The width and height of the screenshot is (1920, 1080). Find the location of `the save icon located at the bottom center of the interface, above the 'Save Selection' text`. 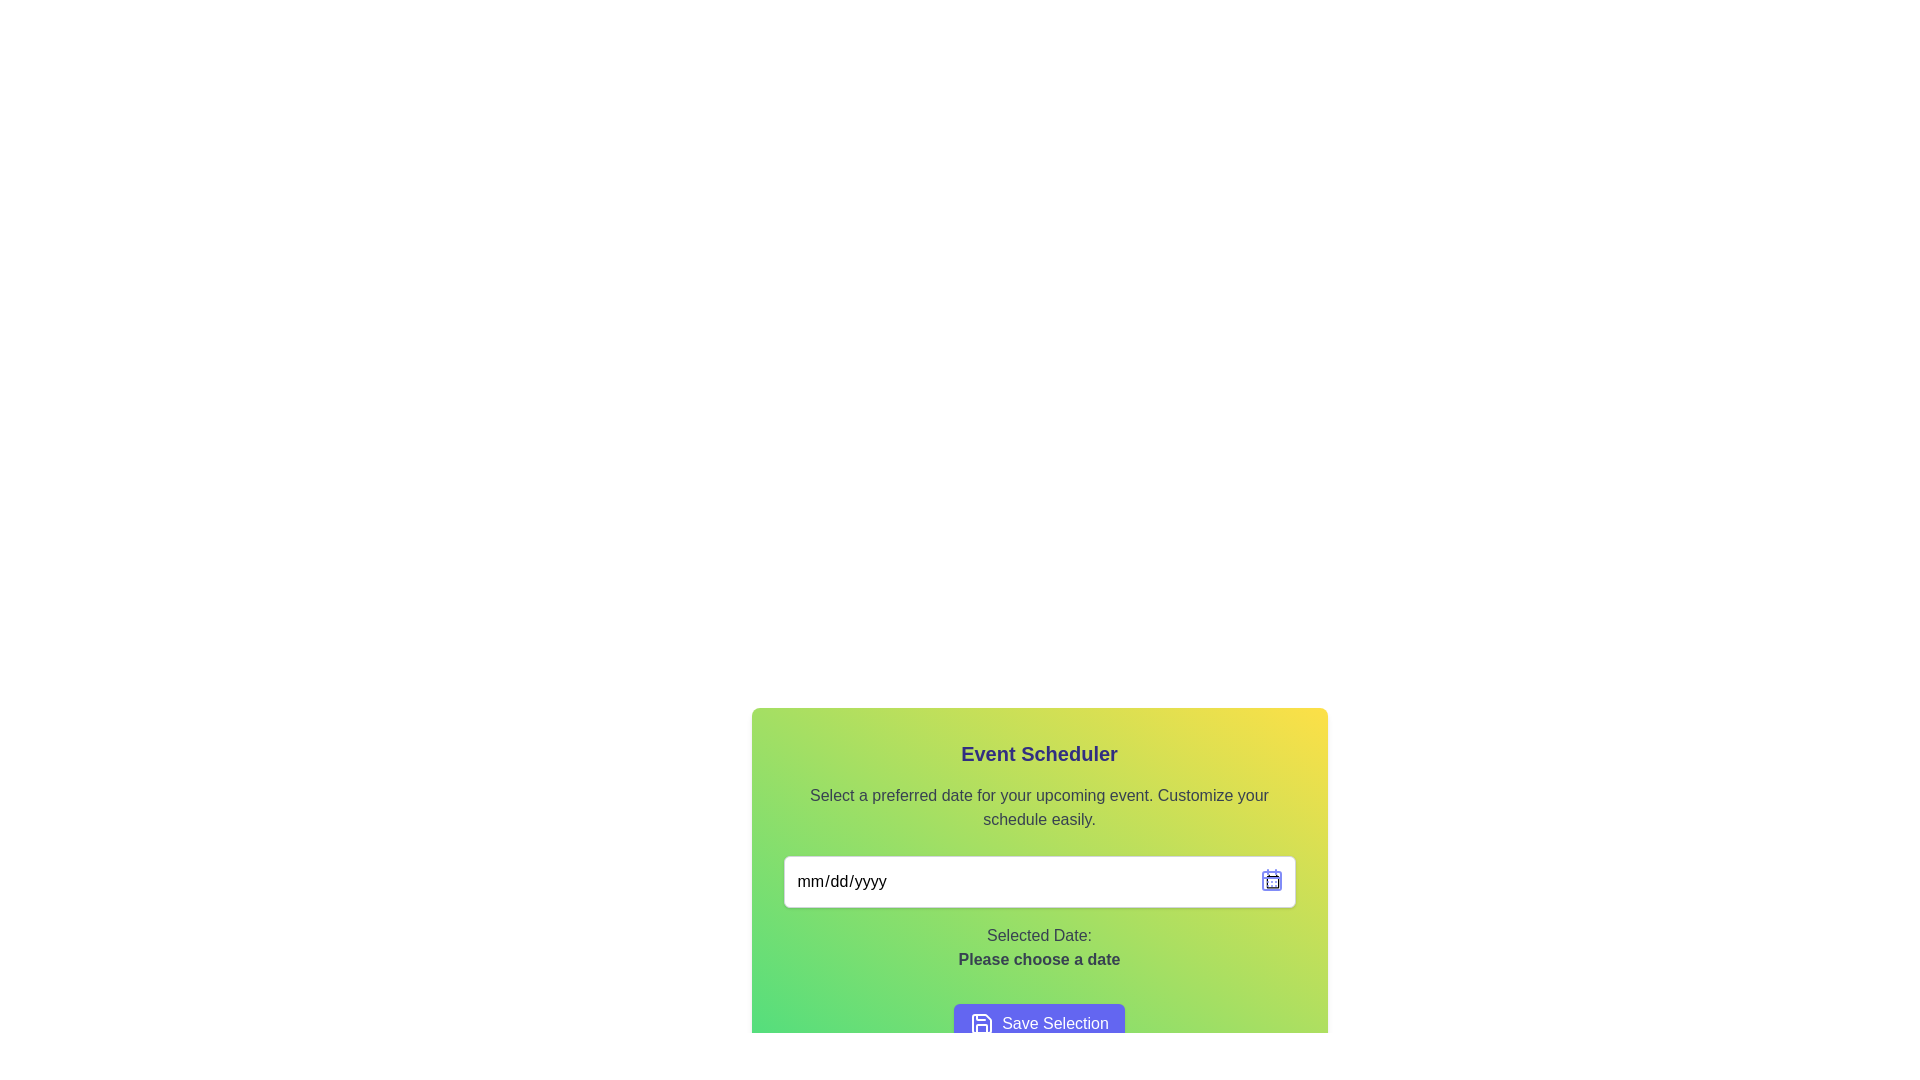

the save icon located at the bottom center of the interface, above the 'Save Selection' text is located at coordinates (982, 1023).